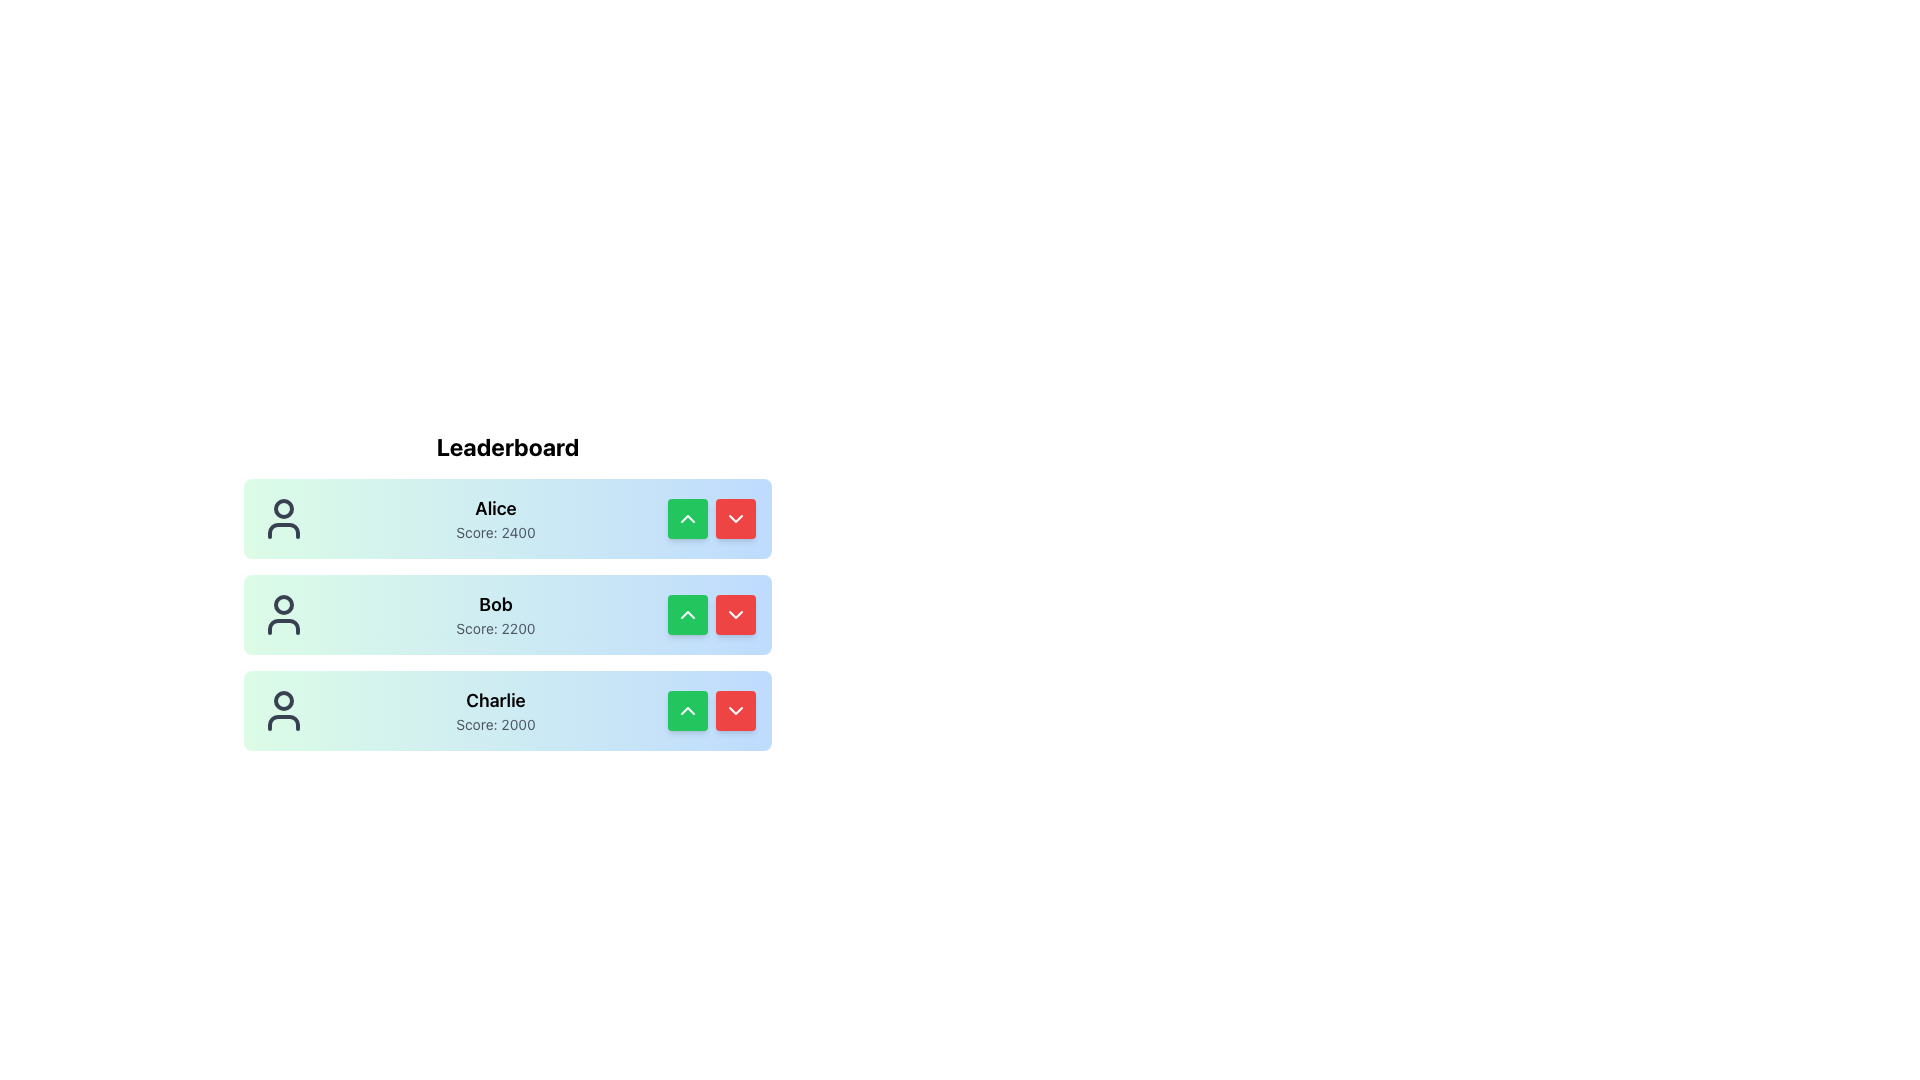  Describe the element at coordinates (282, 508) in the screenshot. I see `the SVG Circle located at the center-top of the user icon for 'Alice' on the leaderboard card` at that location.